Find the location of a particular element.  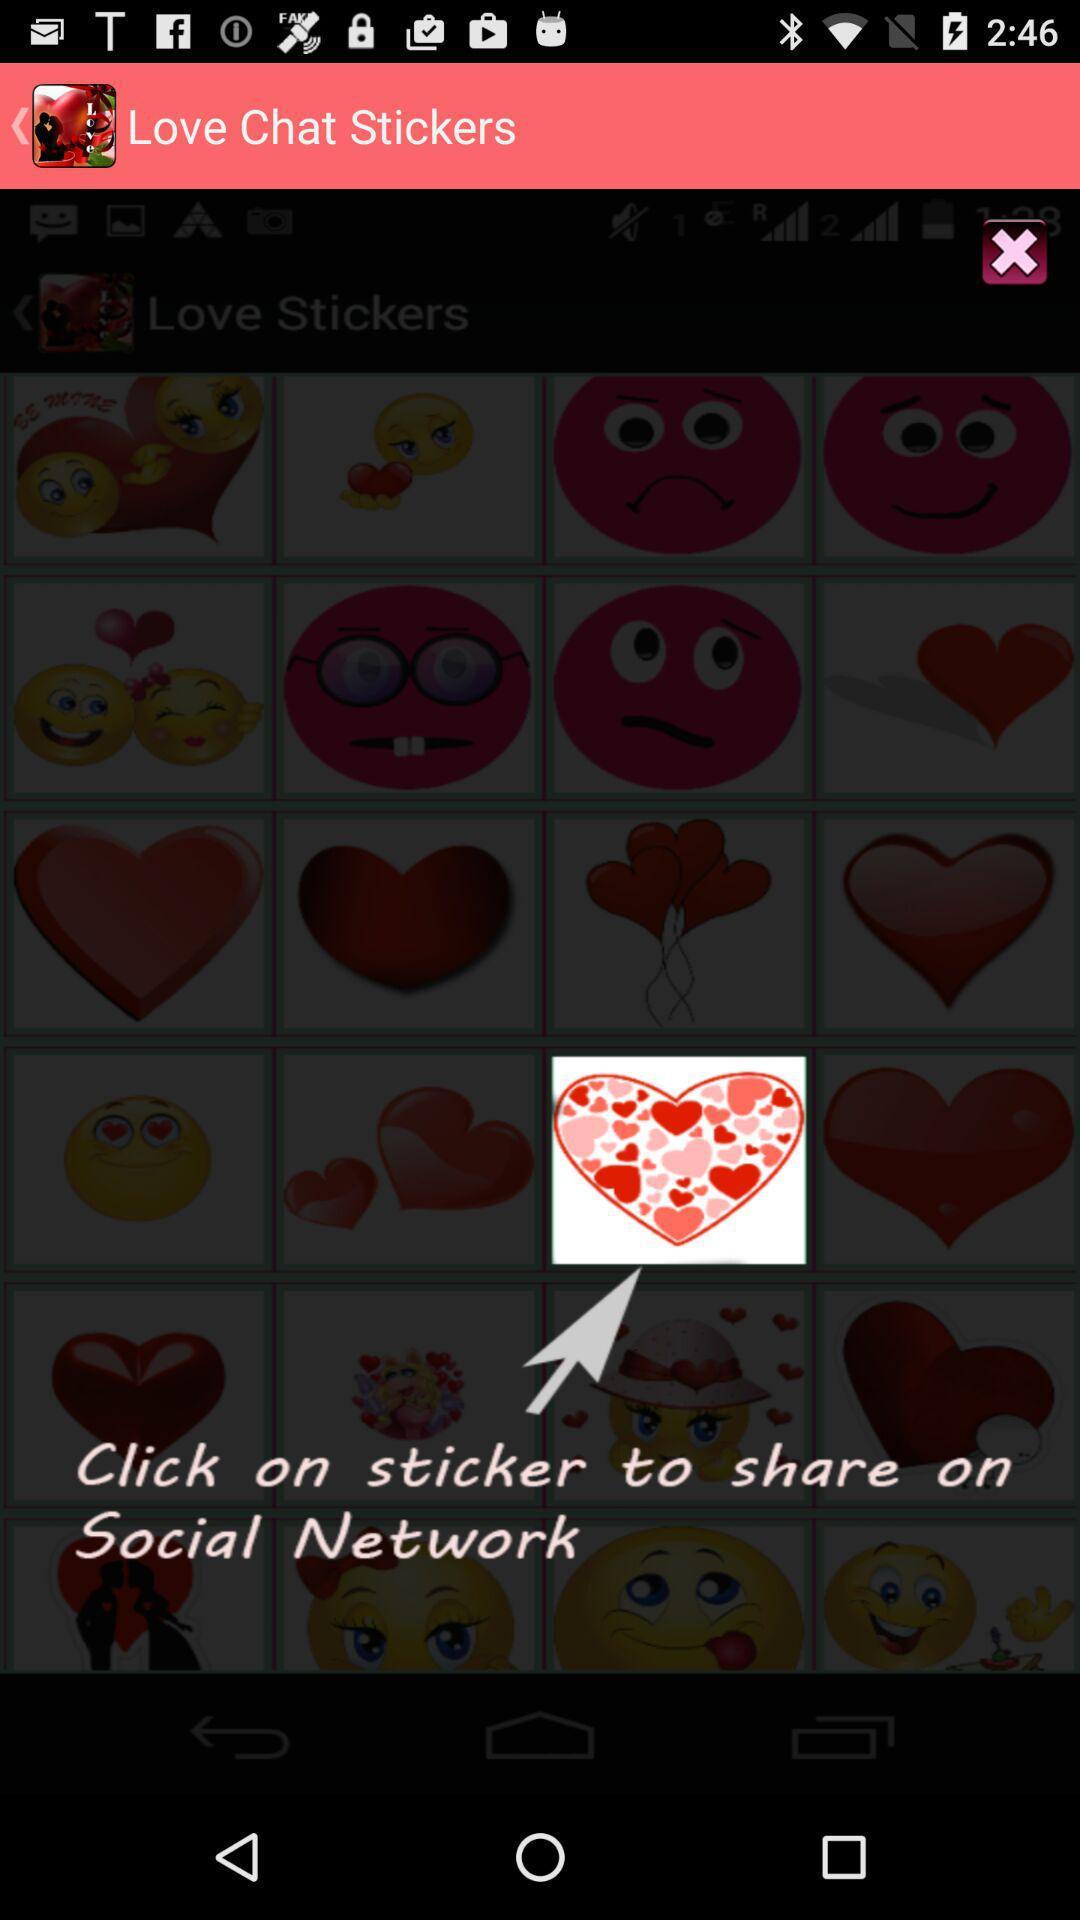

heart emoji is located at coordinates (540, 1727).